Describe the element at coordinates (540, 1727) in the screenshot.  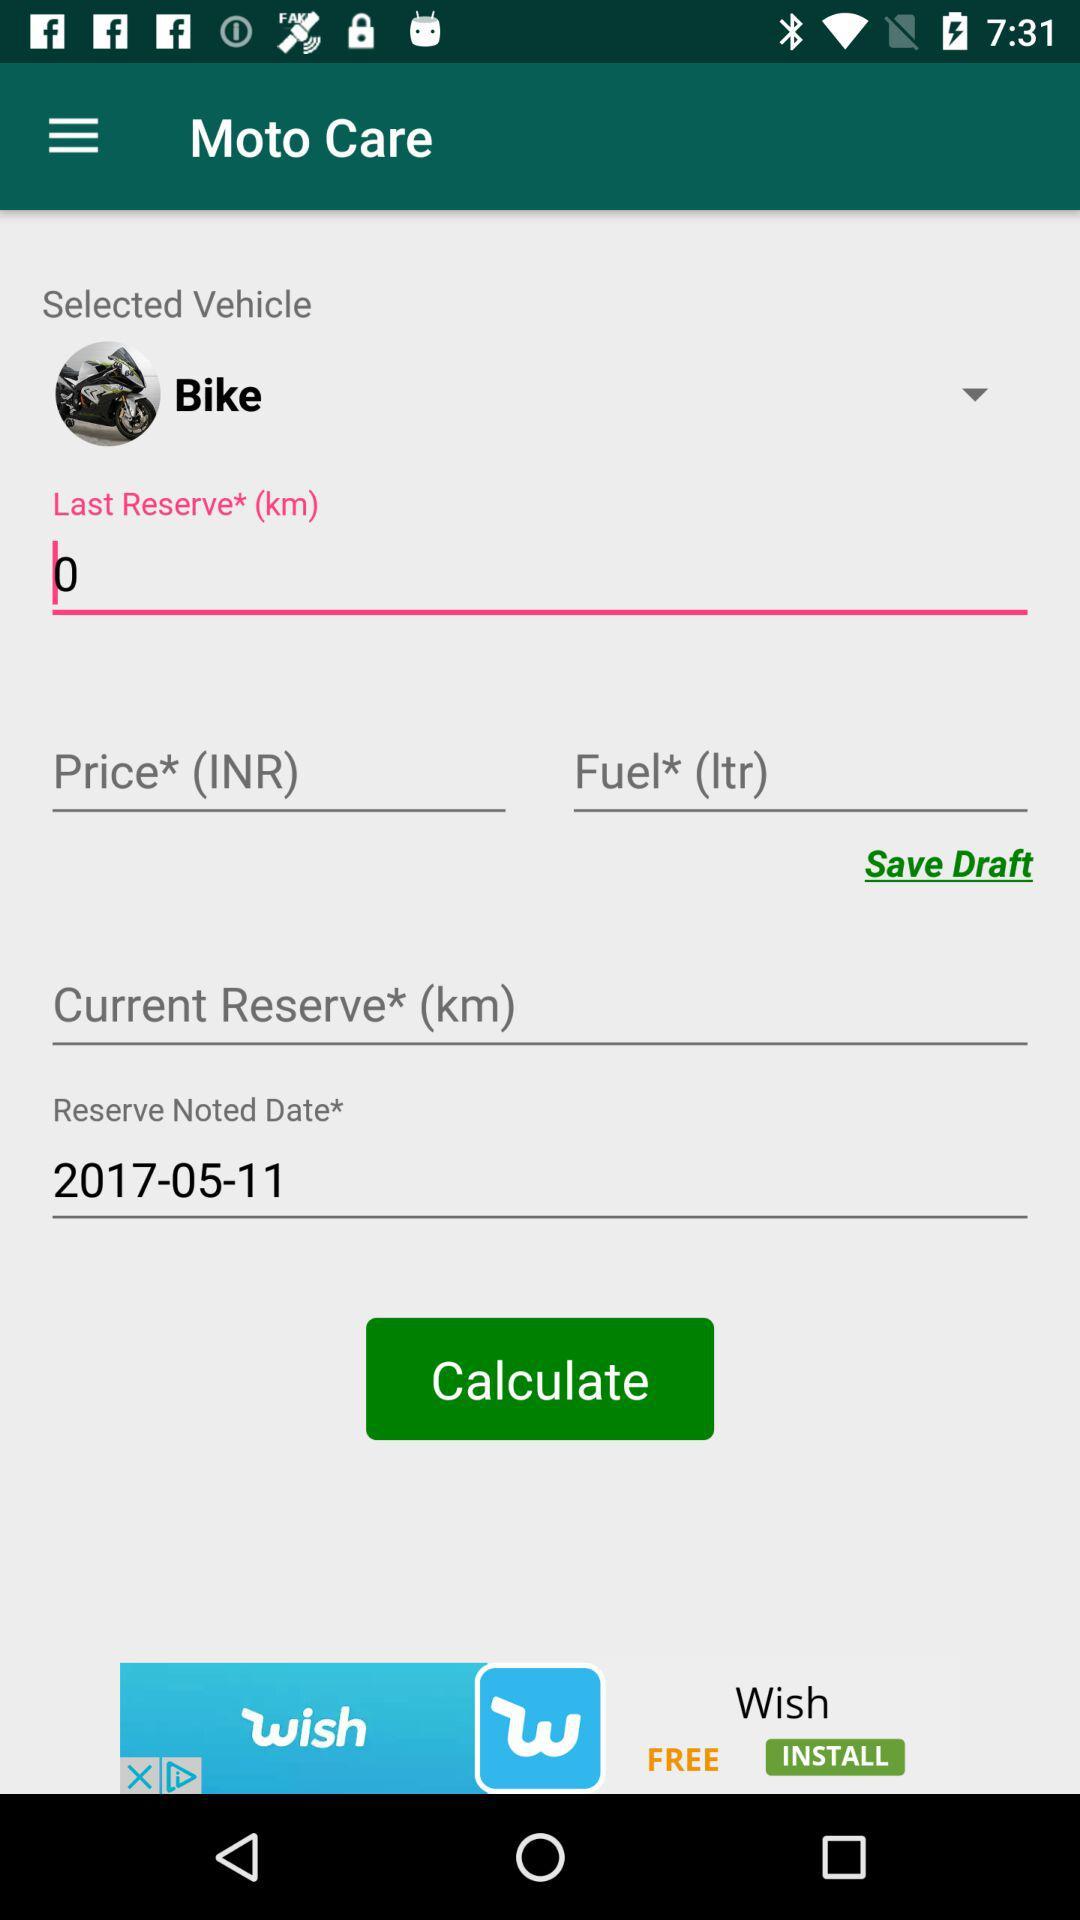
I see `advertisement for wish` at that location.